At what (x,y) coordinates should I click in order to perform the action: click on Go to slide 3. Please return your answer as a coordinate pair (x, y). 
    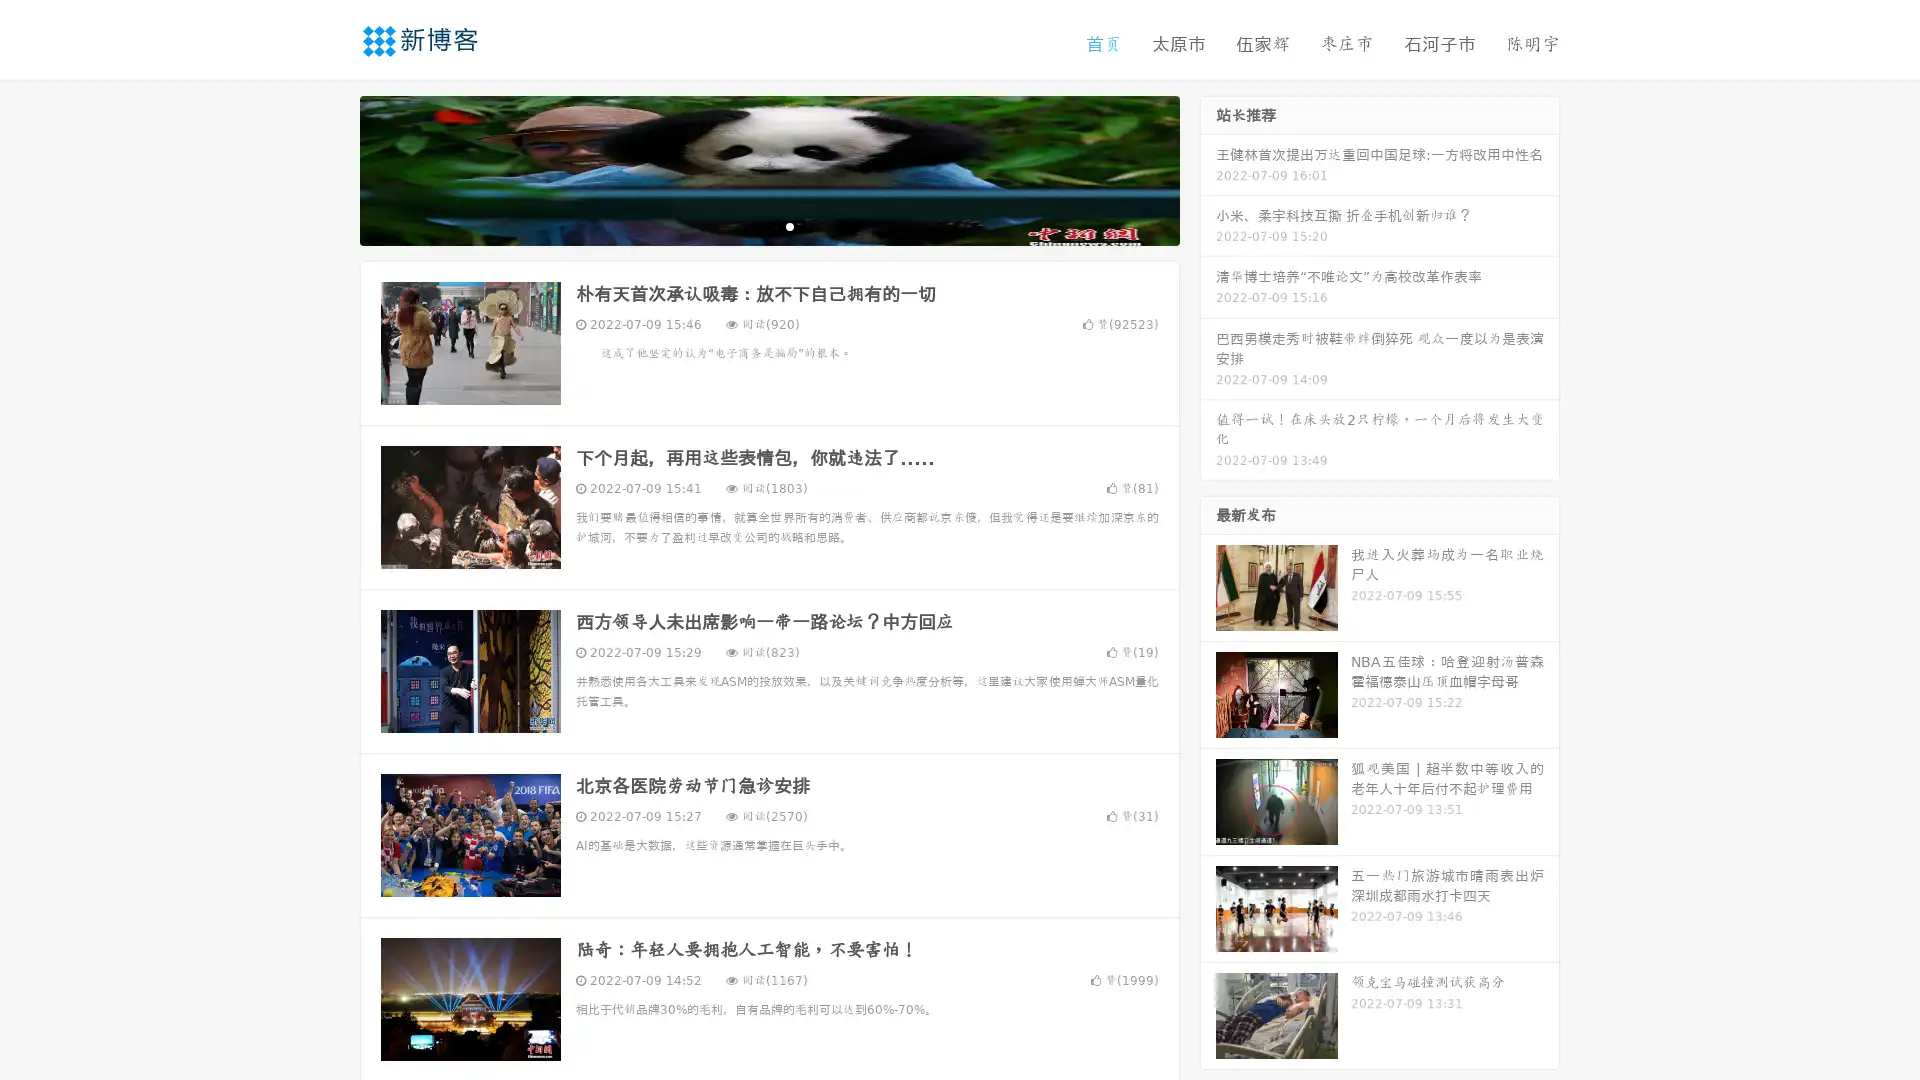
    Looking at the image, I should click on (789, 225).